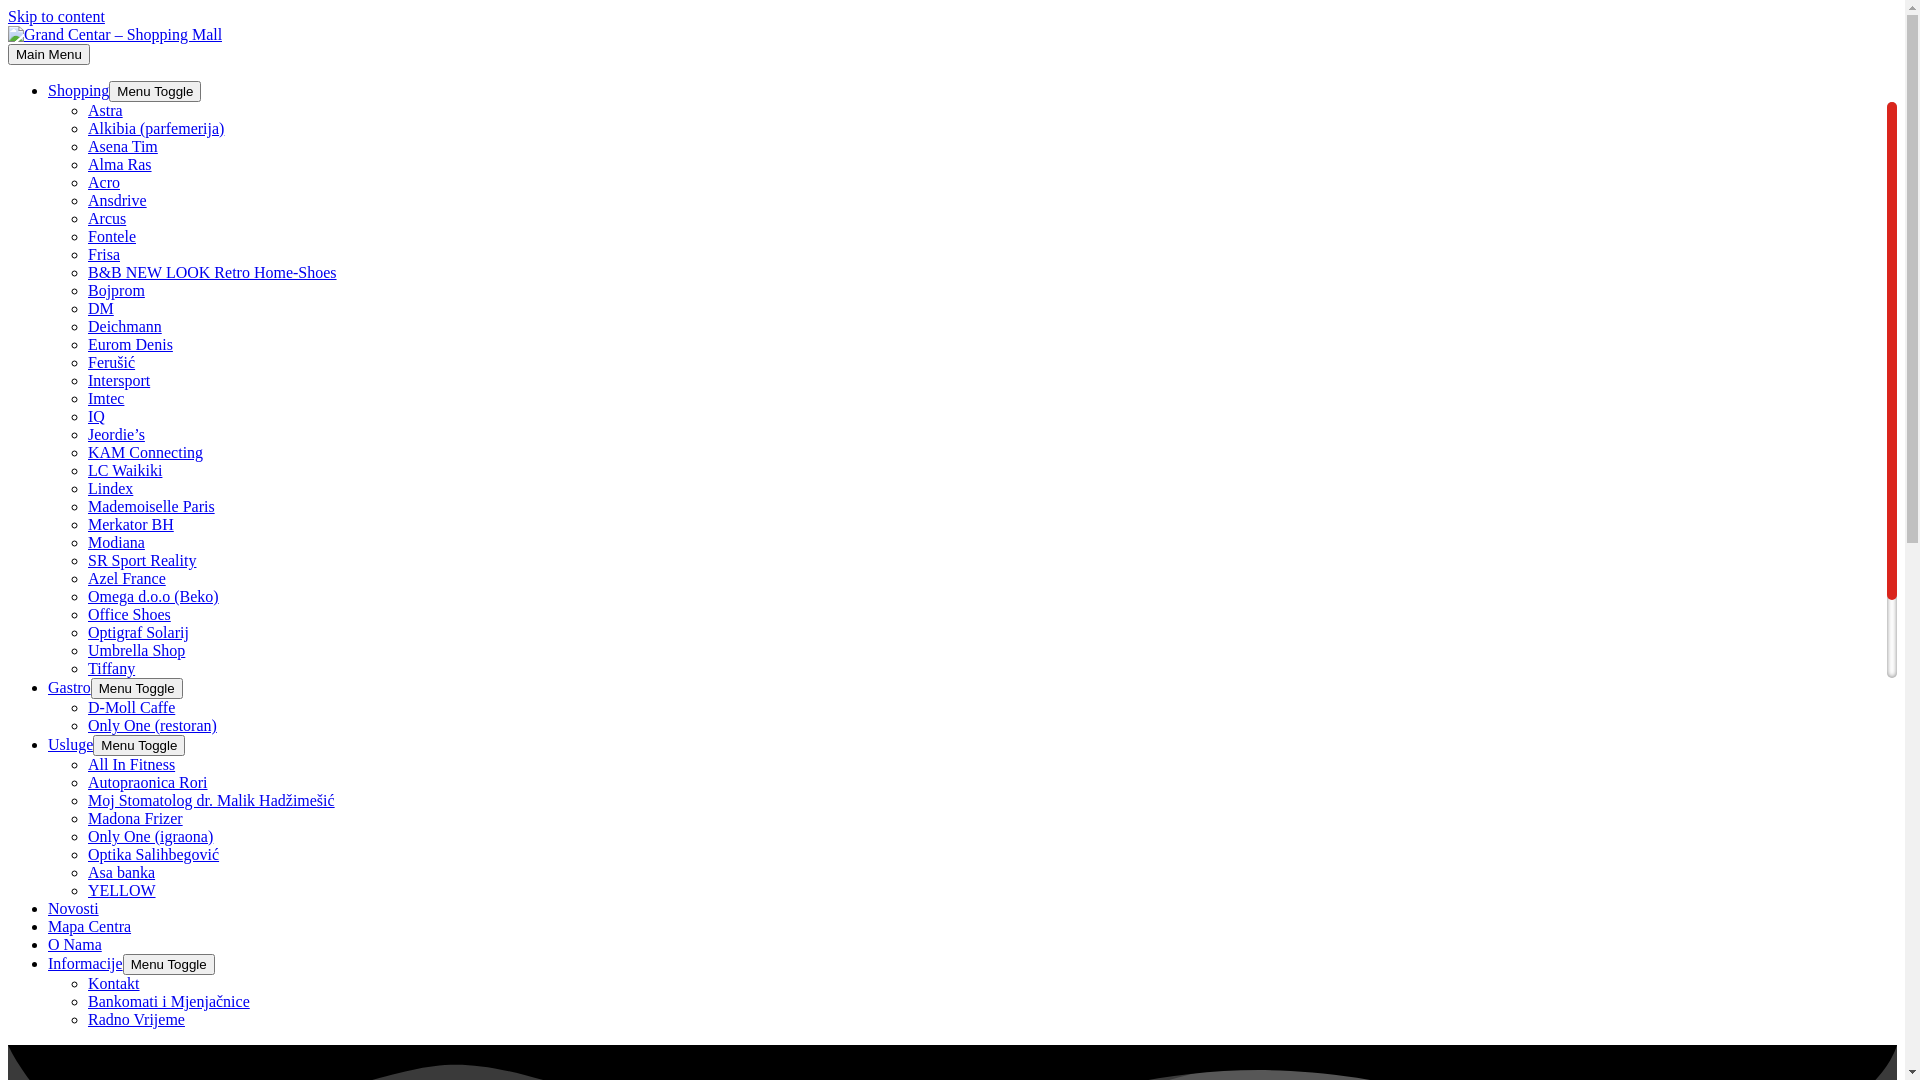 This screenshot has height=1080, width=1920. I want to click on 'Imtec', so click(104, 398).